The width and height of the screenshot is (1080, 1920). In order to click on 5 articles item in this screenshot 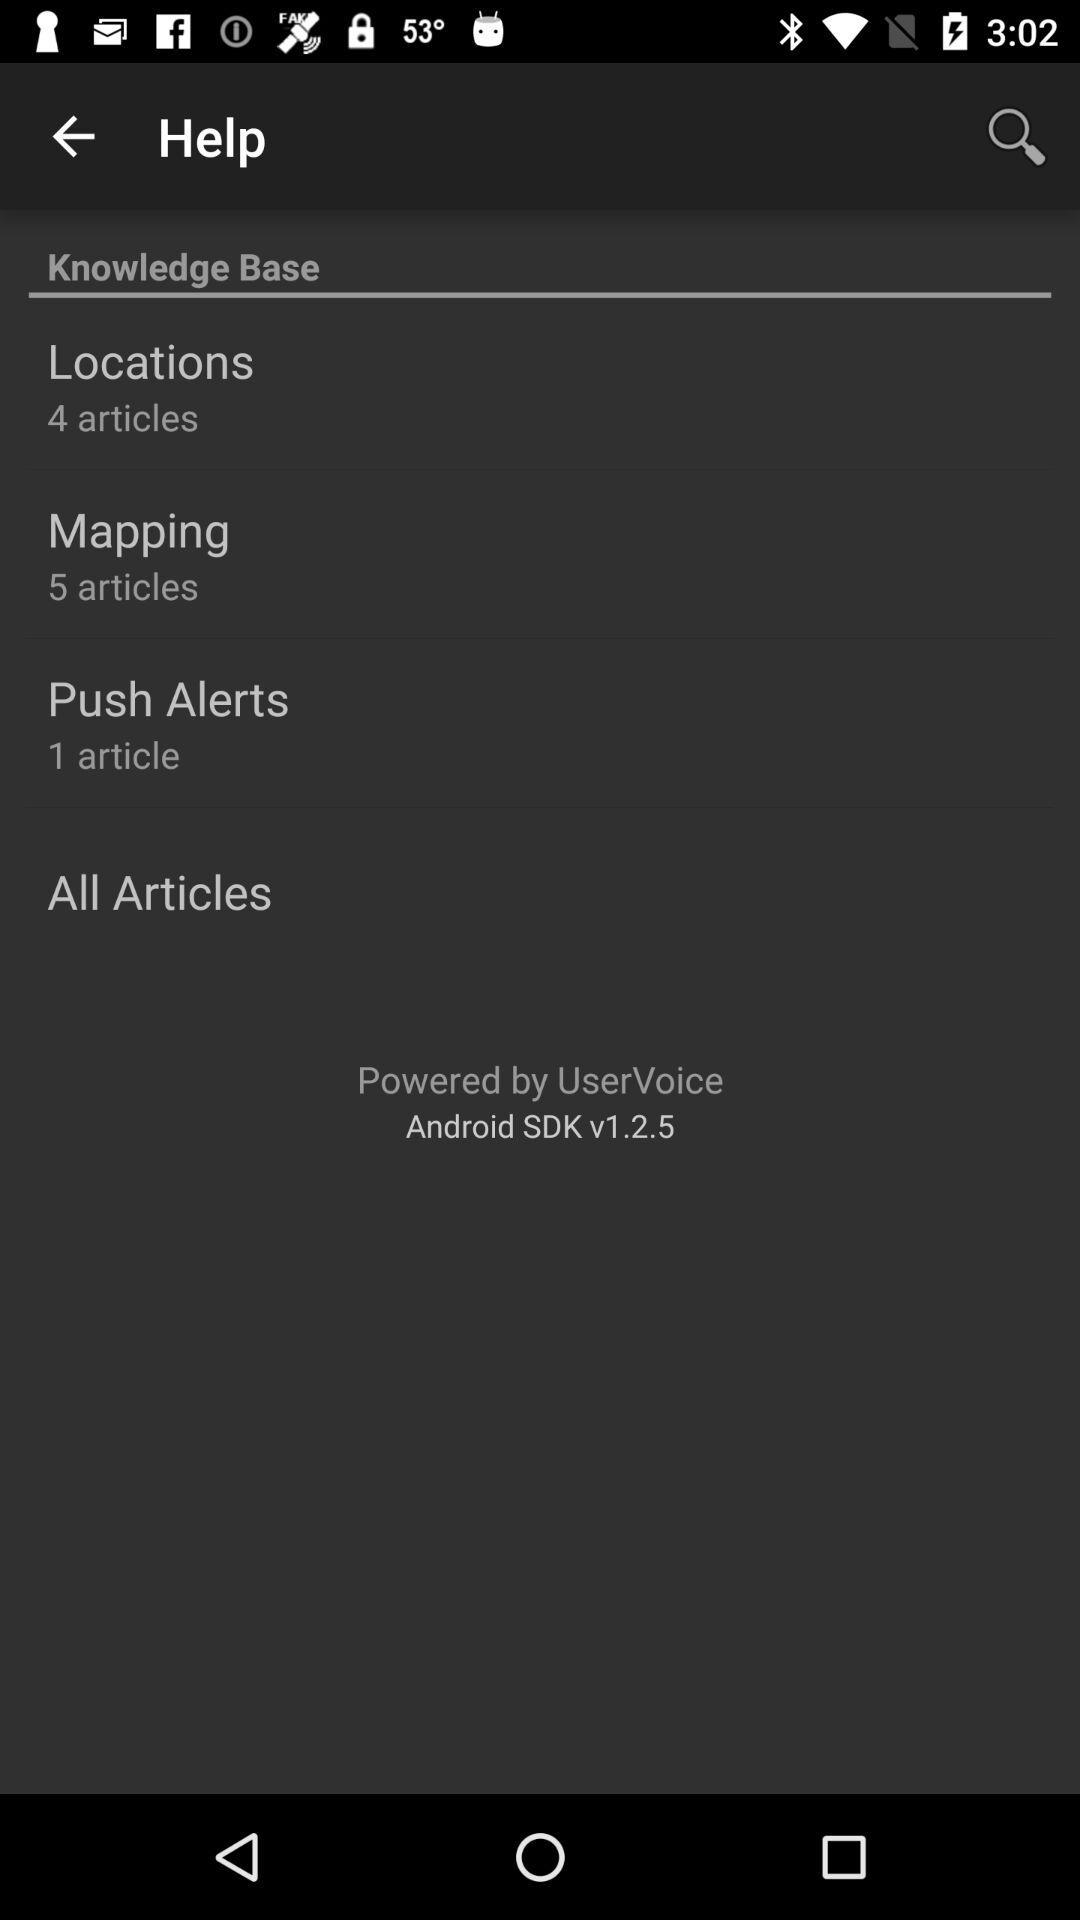, I will do `click(123, 584)`.